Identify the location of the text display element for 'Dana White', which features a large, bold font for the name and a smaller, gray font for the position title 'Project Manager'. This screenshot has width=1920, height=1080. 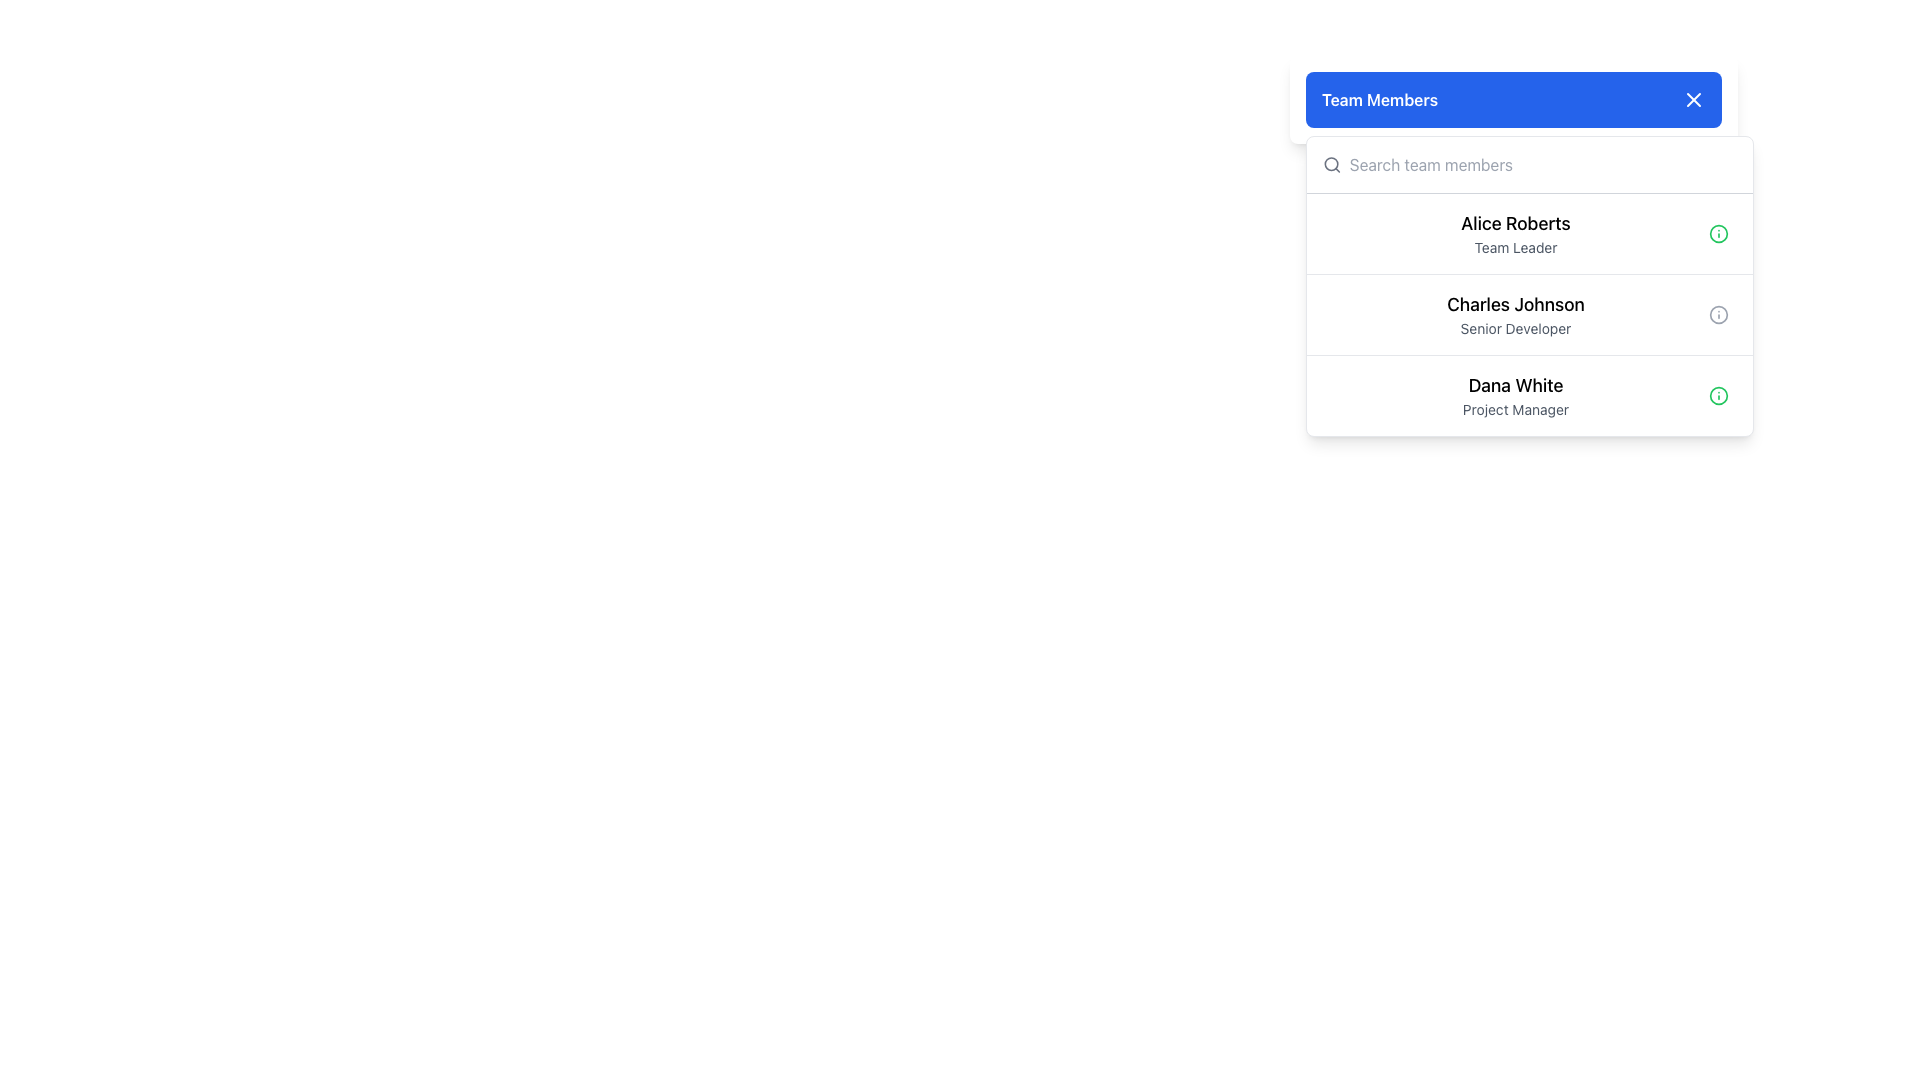
(1516, 396).